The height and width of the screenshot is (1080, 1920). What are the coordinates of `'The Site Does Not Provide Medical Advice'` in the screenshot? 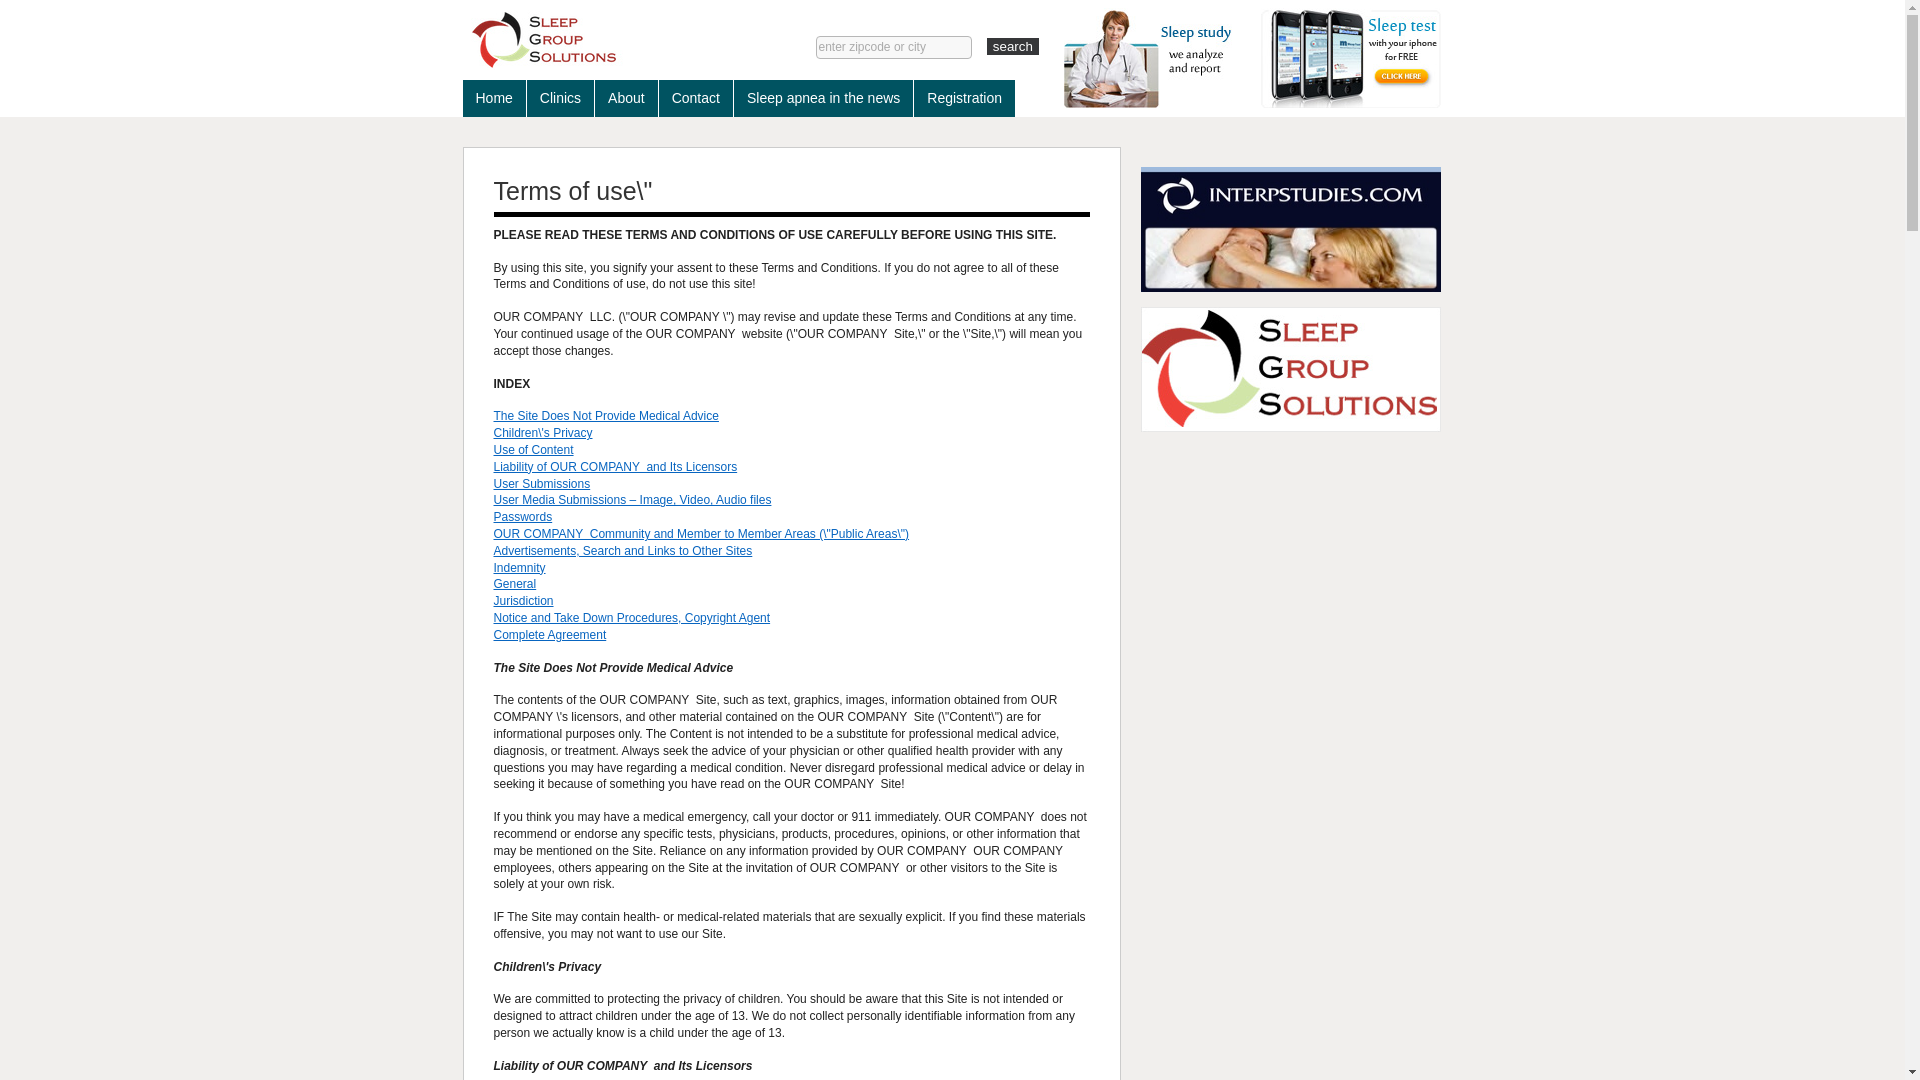 It's located at (605, 415).